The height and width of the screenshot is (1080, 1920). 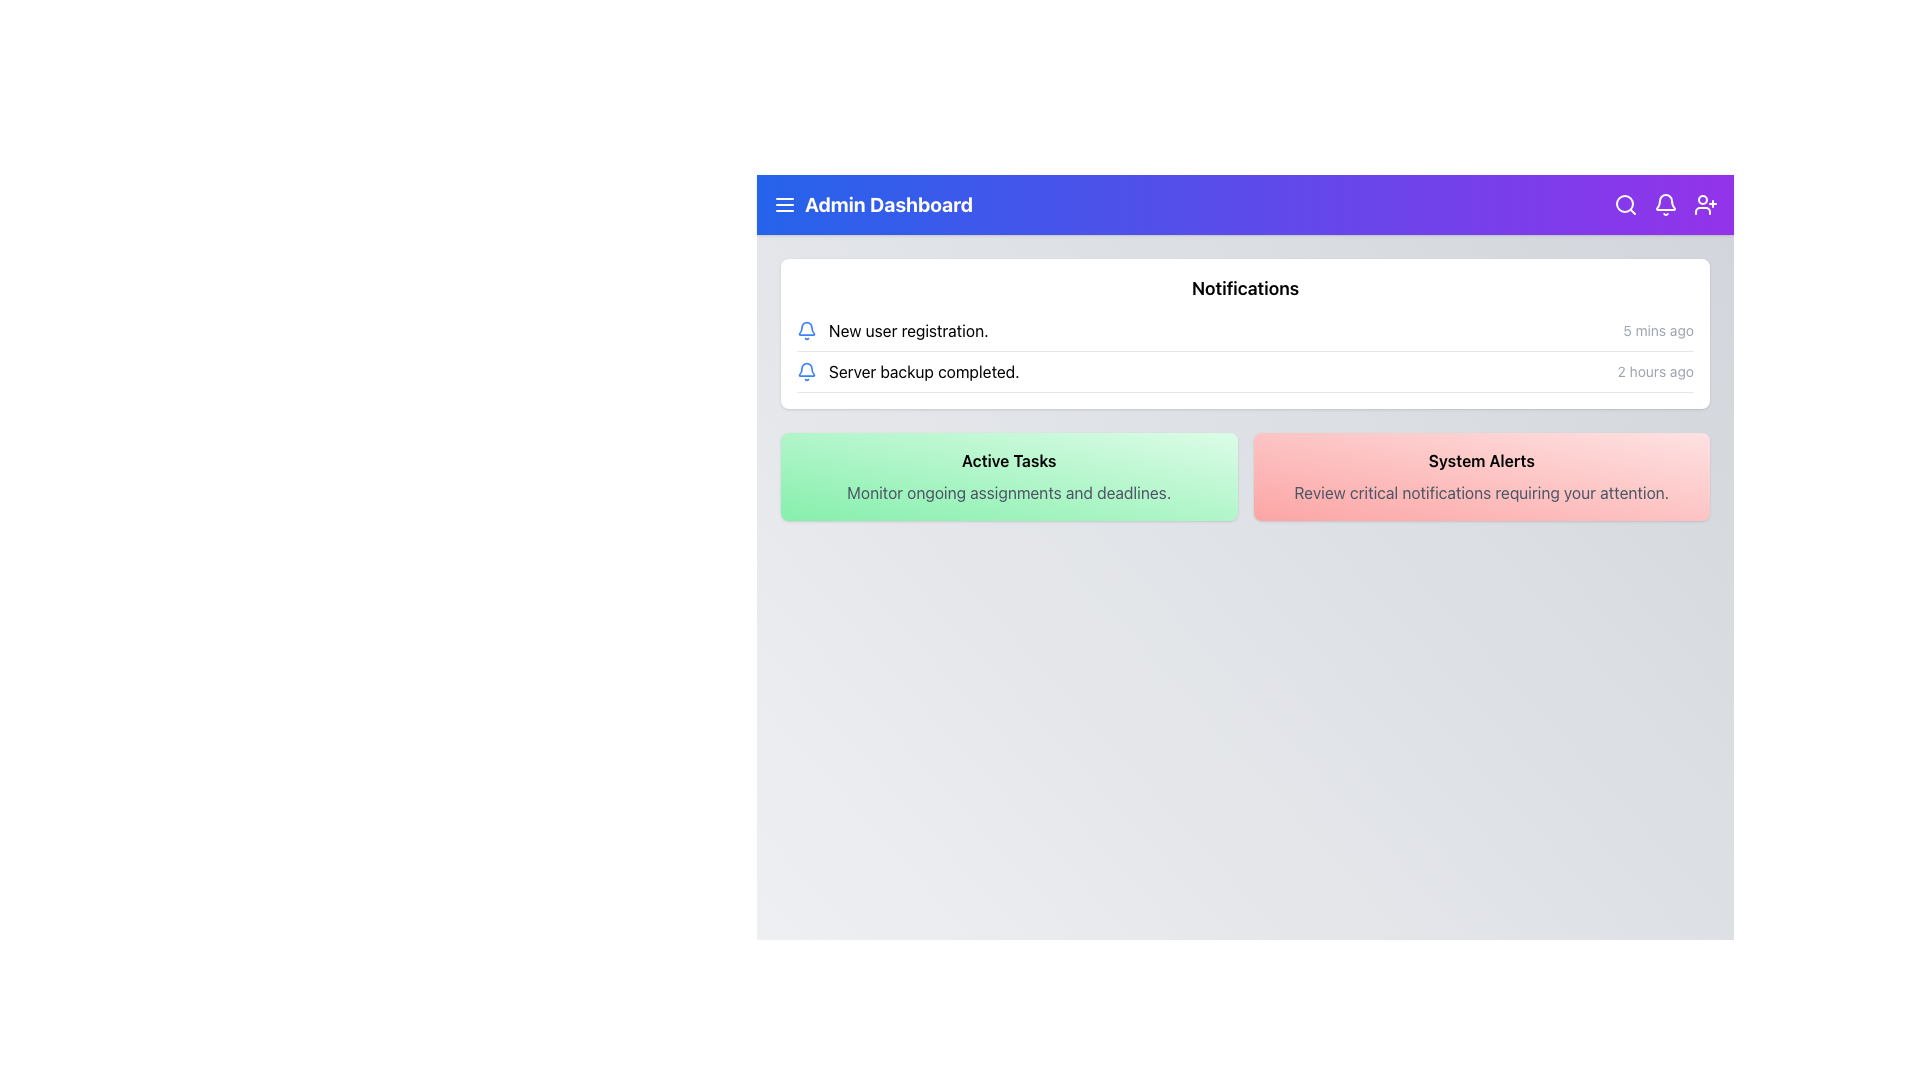 What do you see at coordinates (1655, 371) in the screenshot?
I see `informational text label displaying the relative time since an event occurred, located to the far right of the 'Server backup completed.' notification` at bounding box center [1655, 371].